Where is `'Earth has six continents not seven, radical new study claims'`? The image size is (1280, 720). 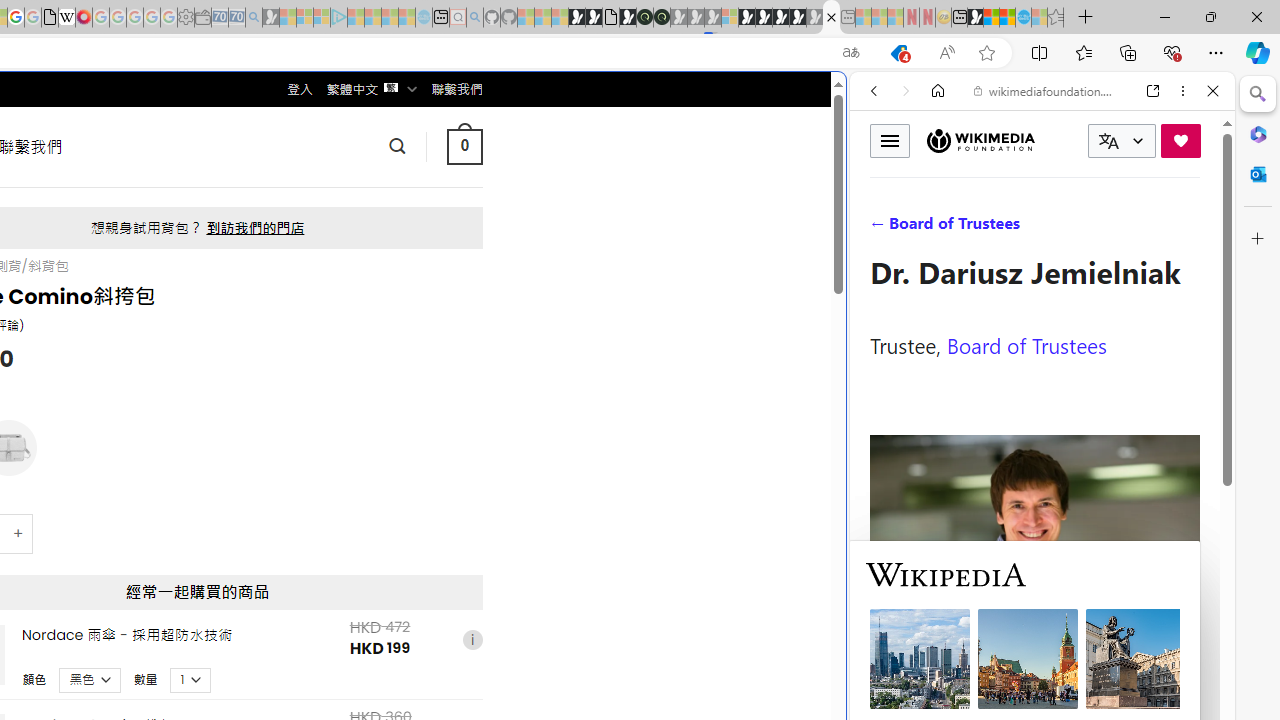
'Earth has six continents not seven, radical new study claims' is located at coordinates (1007, 17).